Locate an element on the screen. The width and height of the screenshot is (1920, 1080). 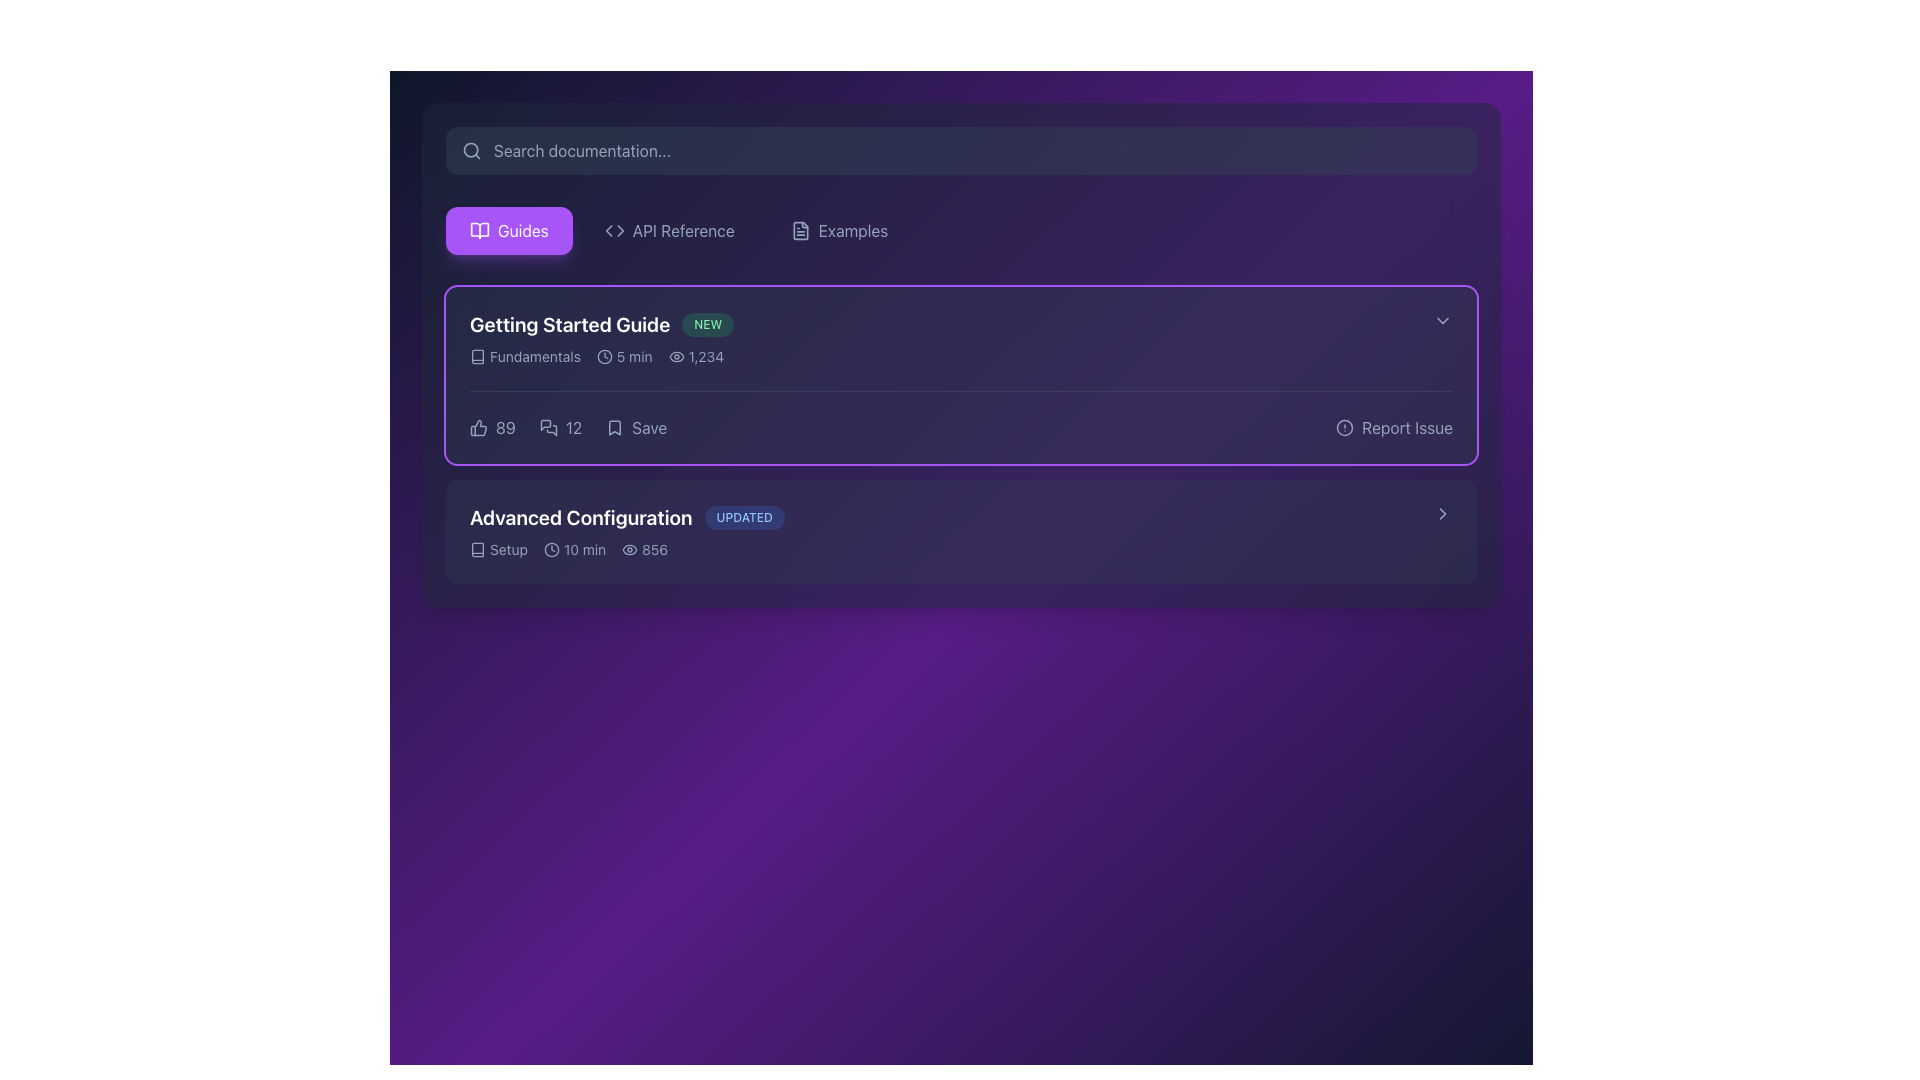
the modern outline eye icon located to the left of the text '1,234' in the 'Getting Started Guide' card for additional interaction is located at coordinates (676, 356).